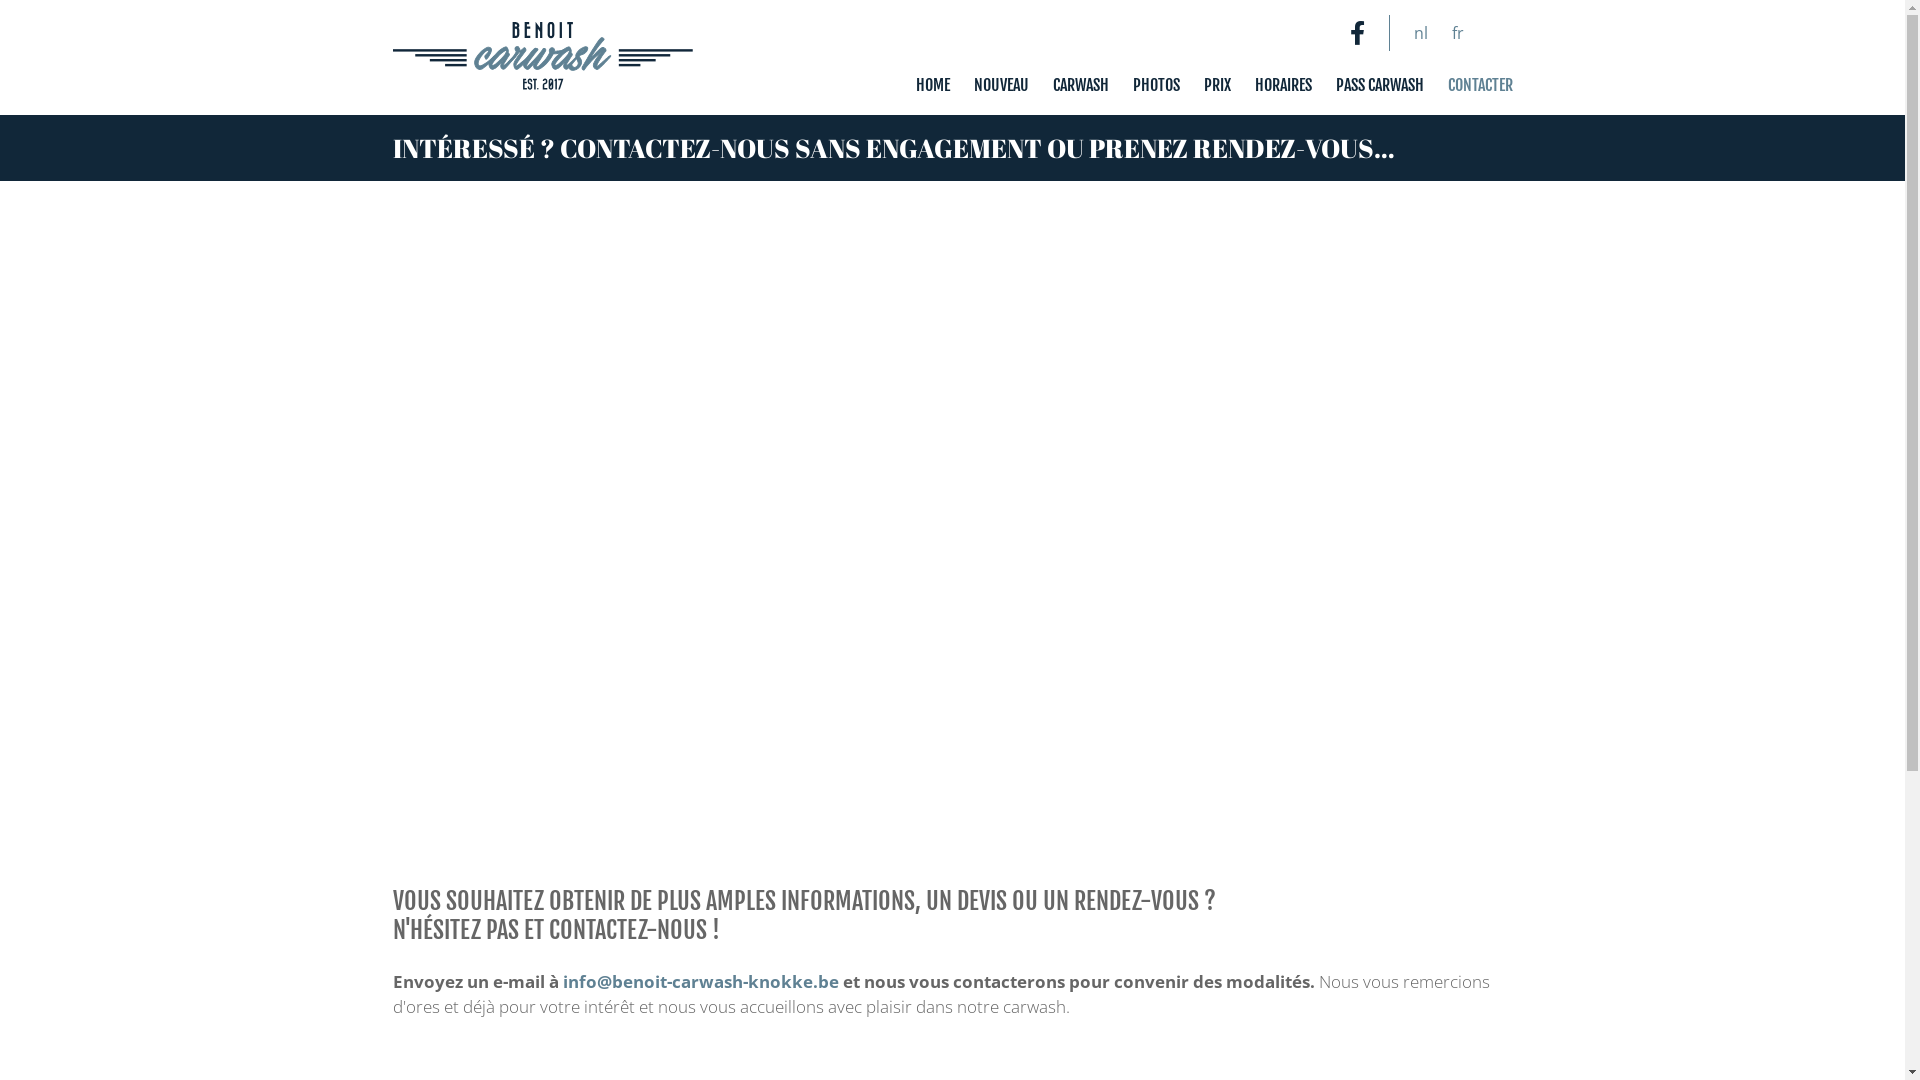 This screenshot has height=1080, width=1920. What do you see at coordinates (1419, 33) in the screenshot?
I see `'nl'` at bounding box center [1419, 33].